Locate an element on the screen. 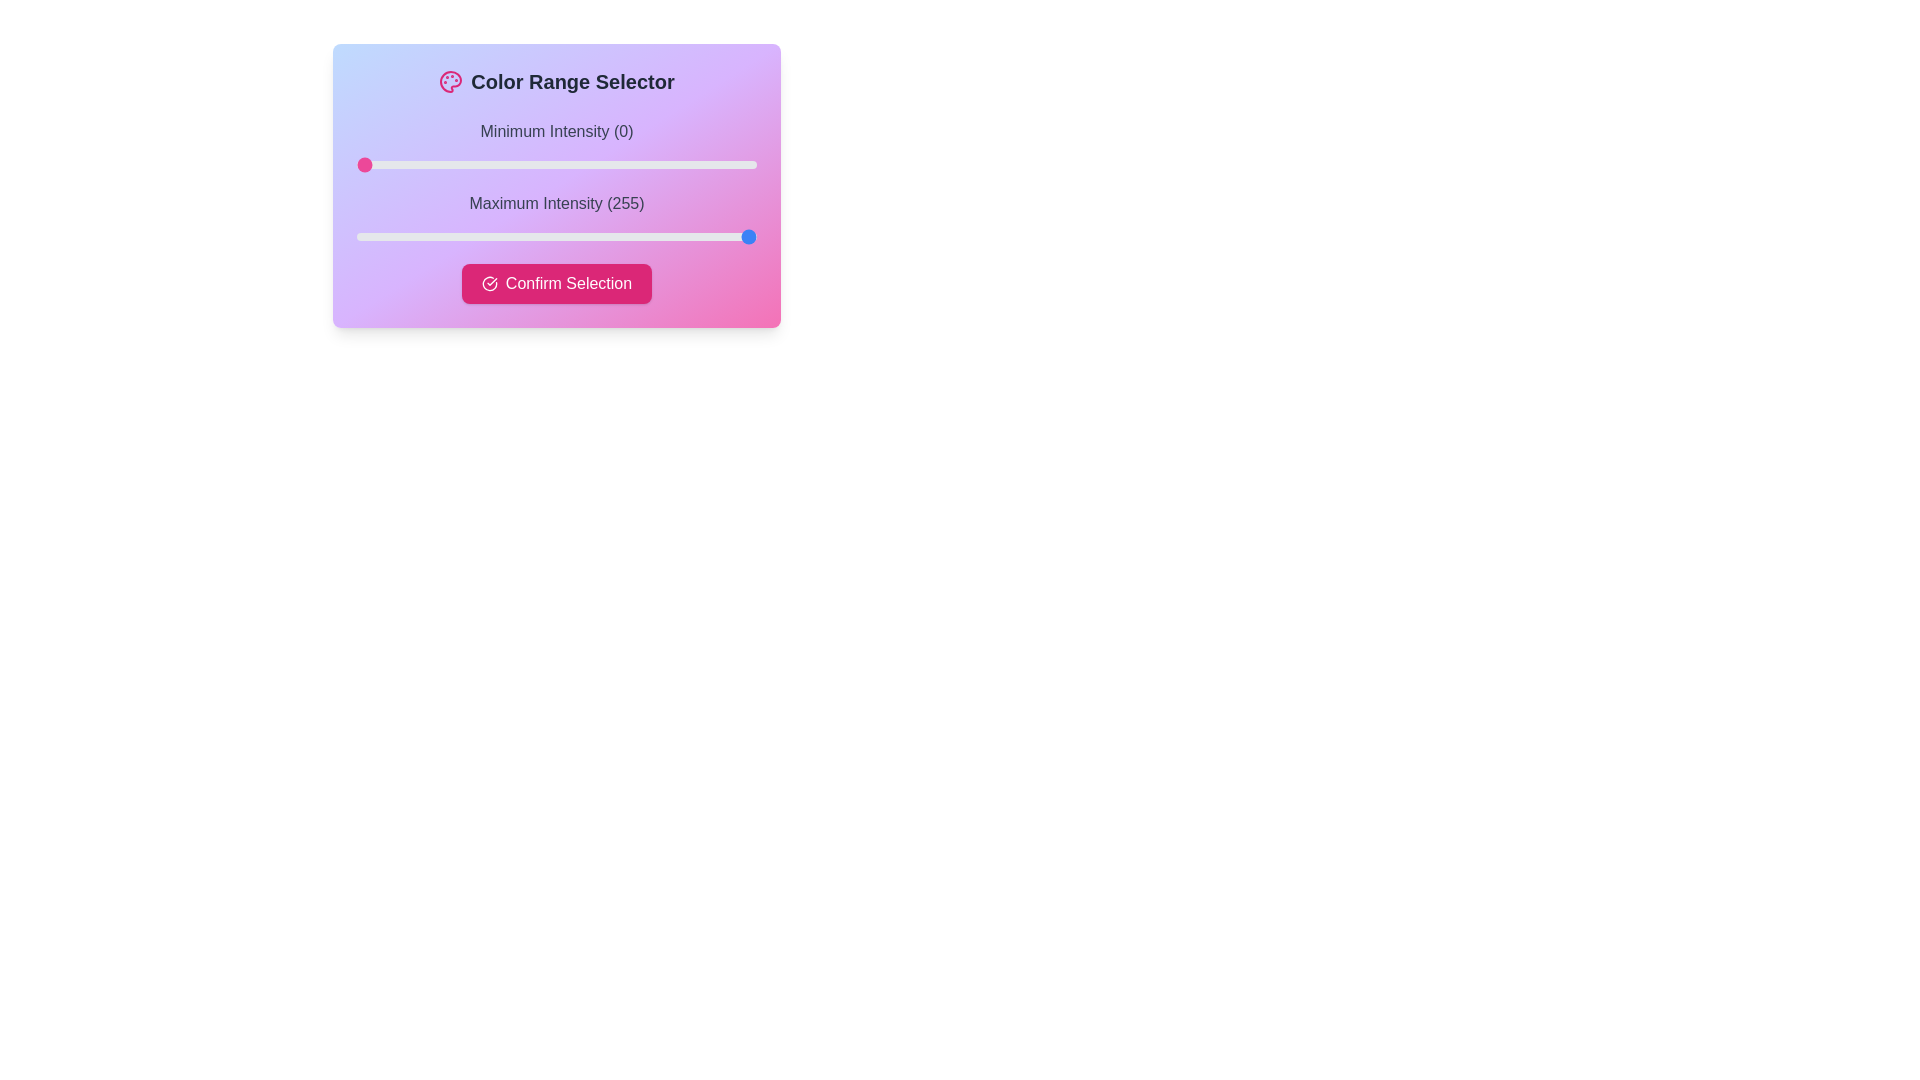 The width and height of the screenshot is (1920, 1080). the slider to set the intensity to 75 is located at coordinates (473, 164).